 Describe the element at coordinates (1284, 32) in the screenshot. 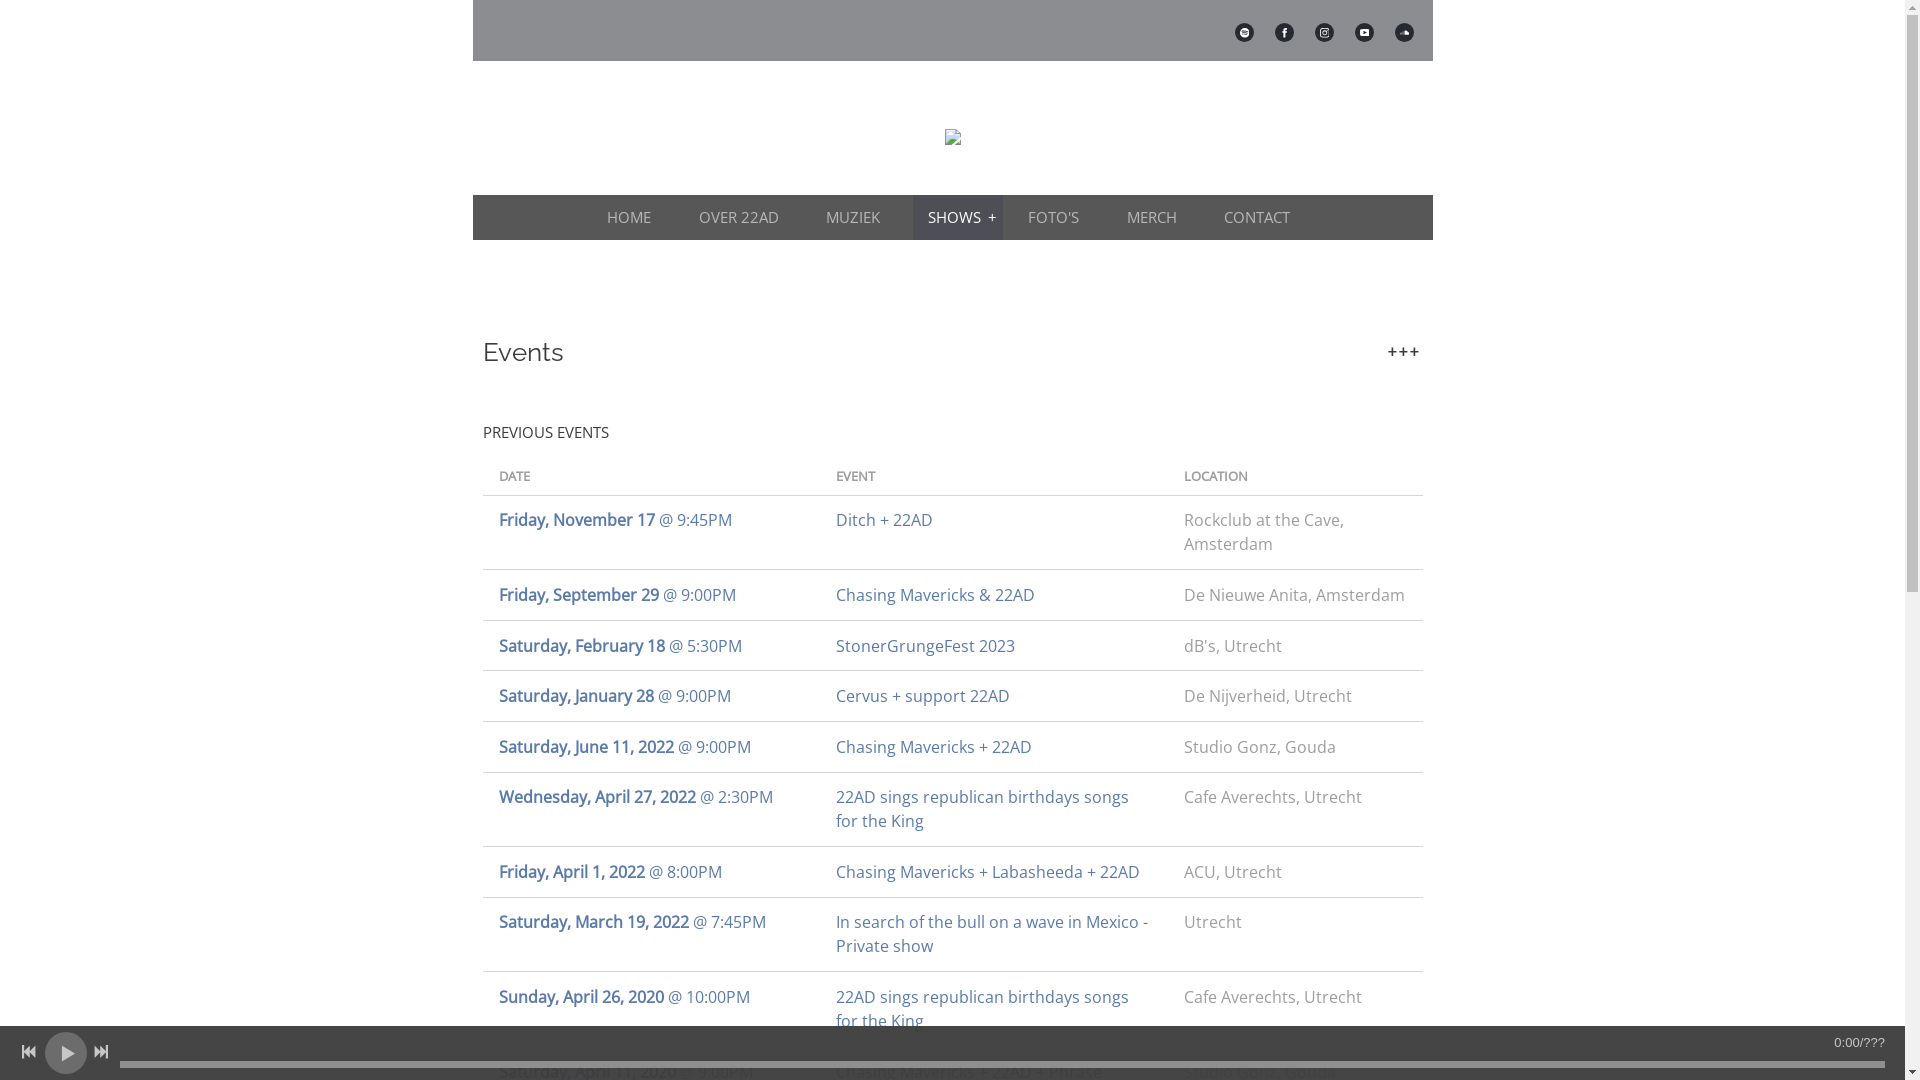

I see `'http://www.facebook.com/22admusic'` at that location.